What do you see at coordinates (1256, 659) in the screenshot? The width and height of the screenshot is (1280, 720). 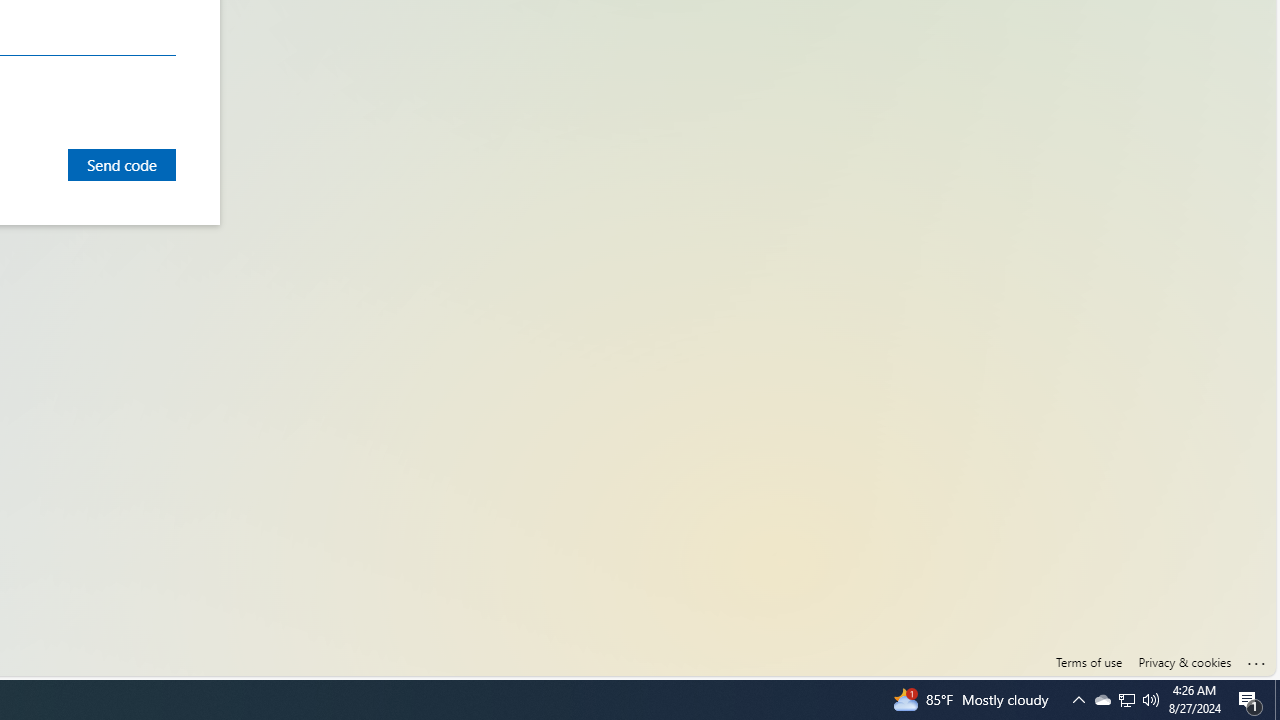 I see `'Click here for troubleshooting information'` at bounding box center [1256, 659].